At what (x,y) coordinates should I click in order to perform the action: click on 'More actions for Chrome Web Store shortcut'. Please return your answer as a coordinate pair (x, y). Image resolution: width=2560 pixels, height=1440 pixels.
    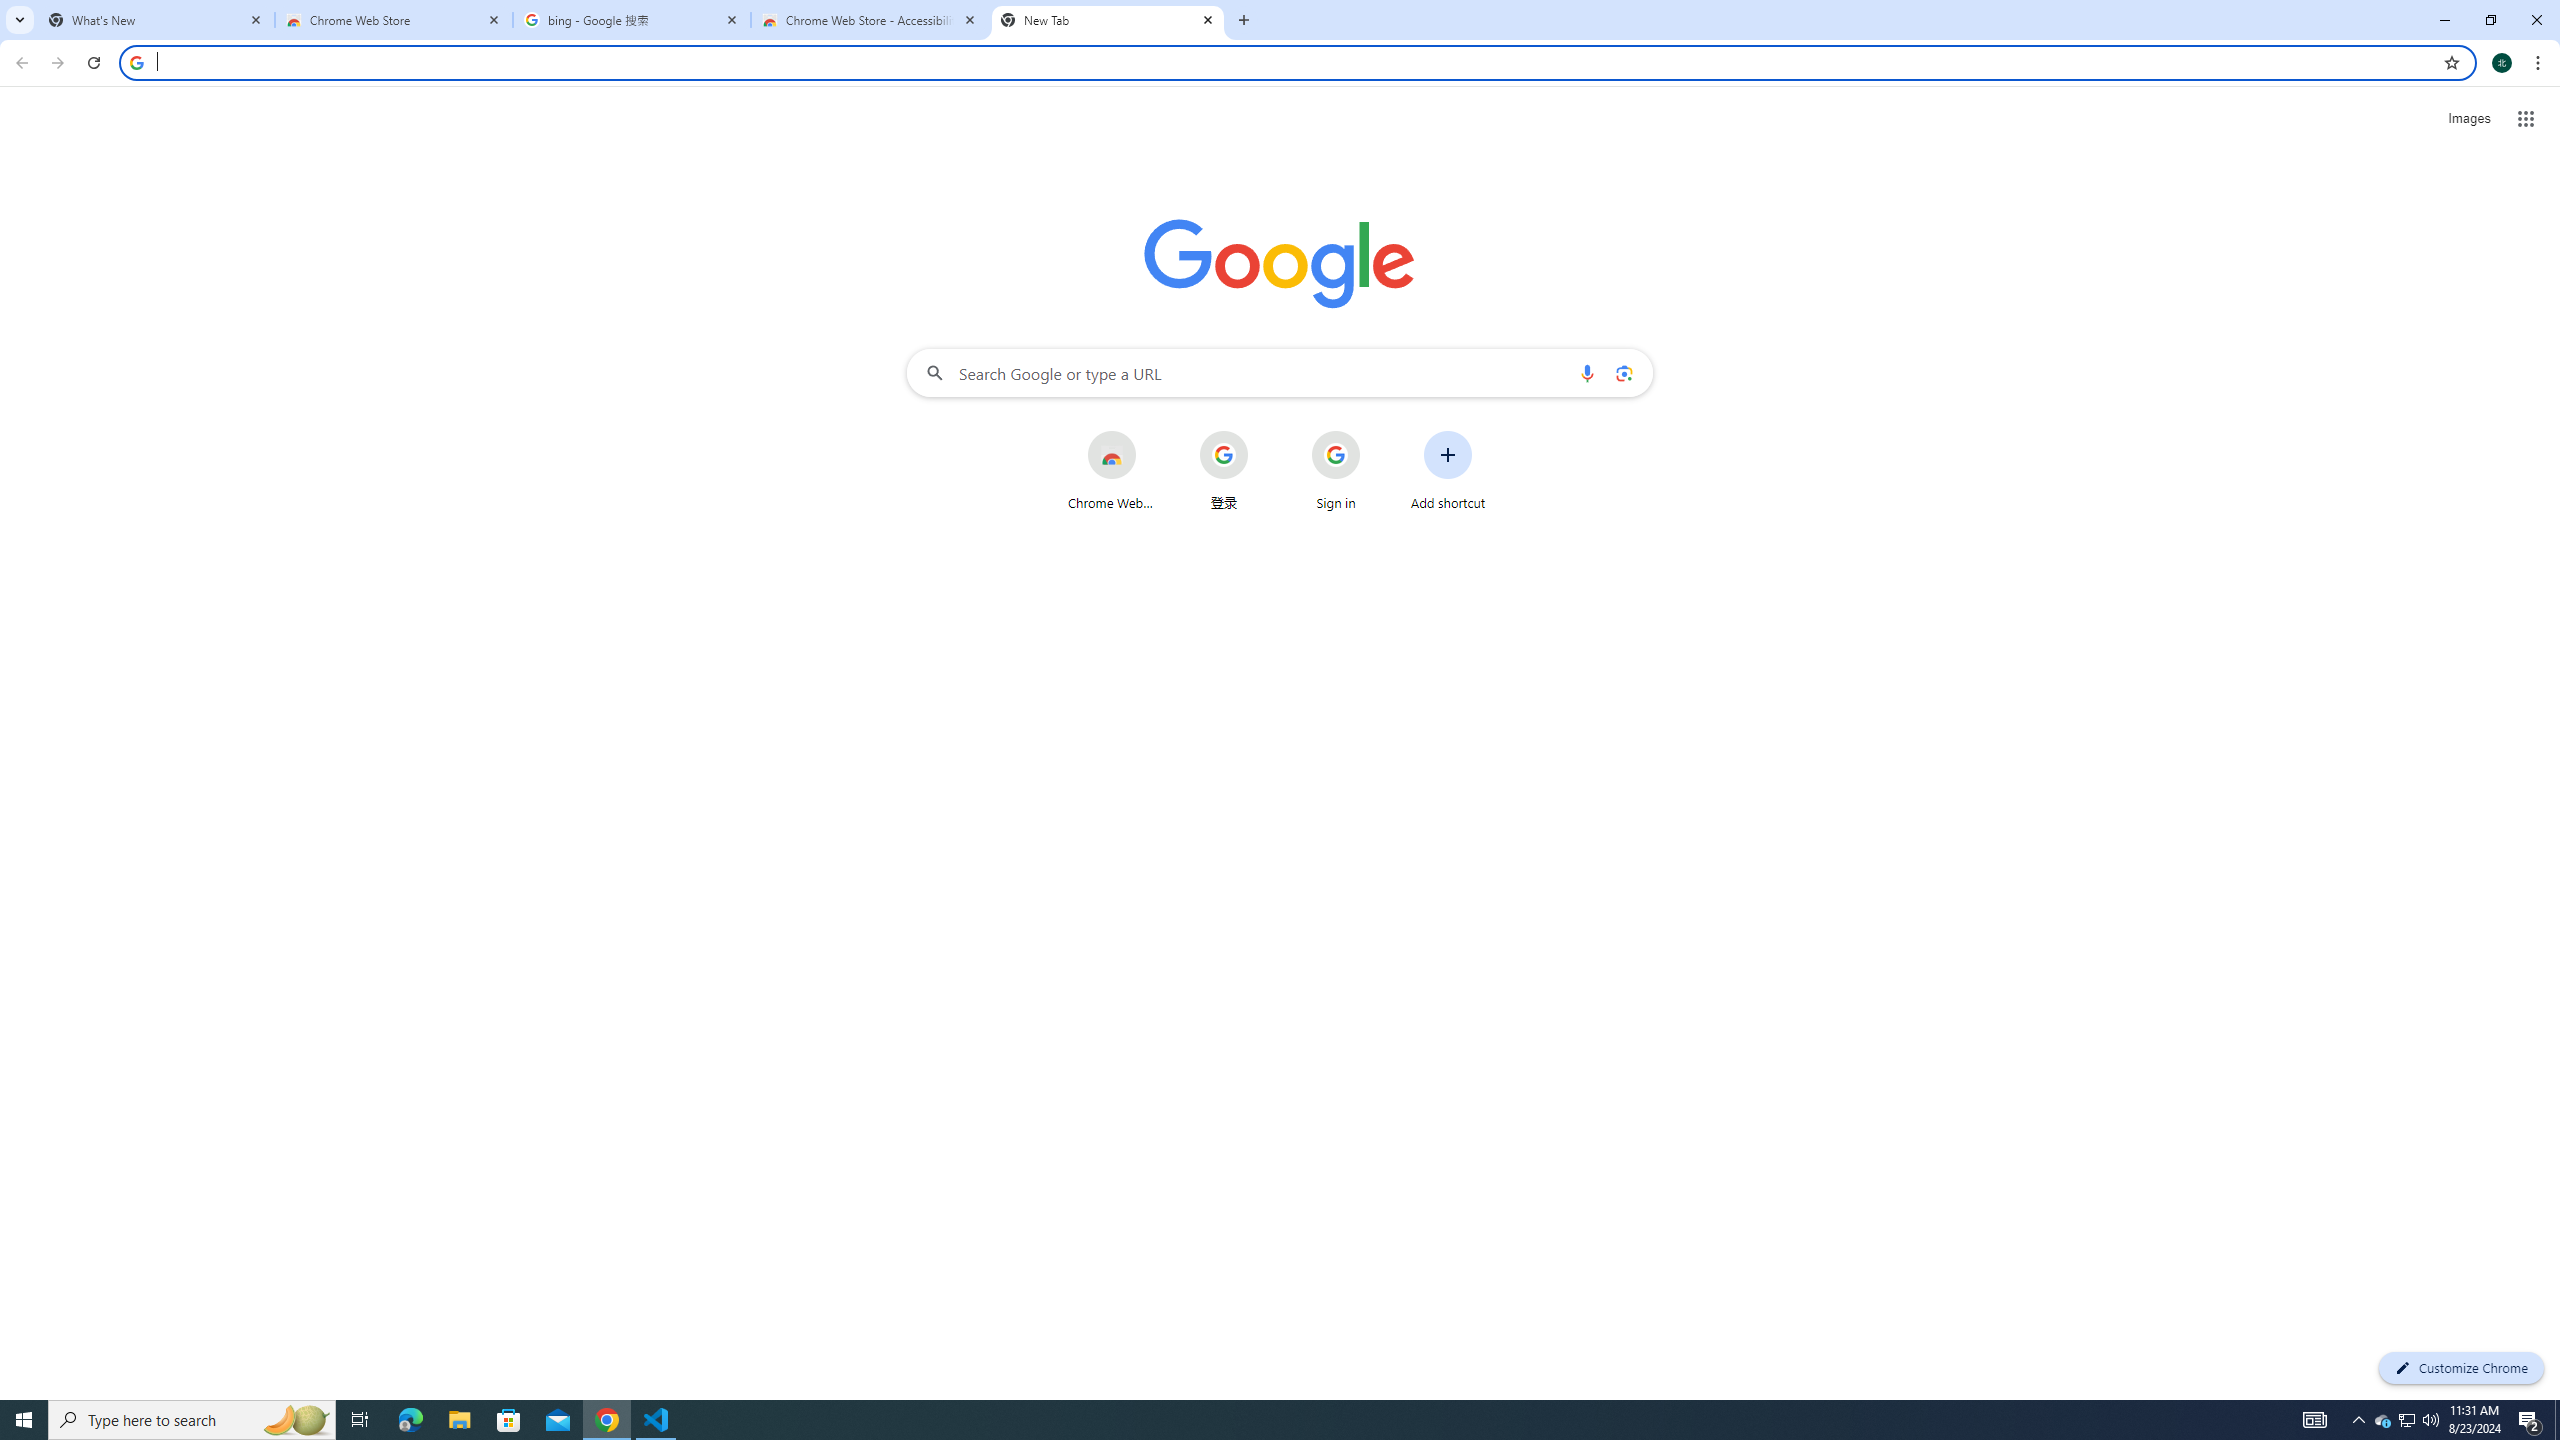
    Looking at the image, I should click on (1151, 432).